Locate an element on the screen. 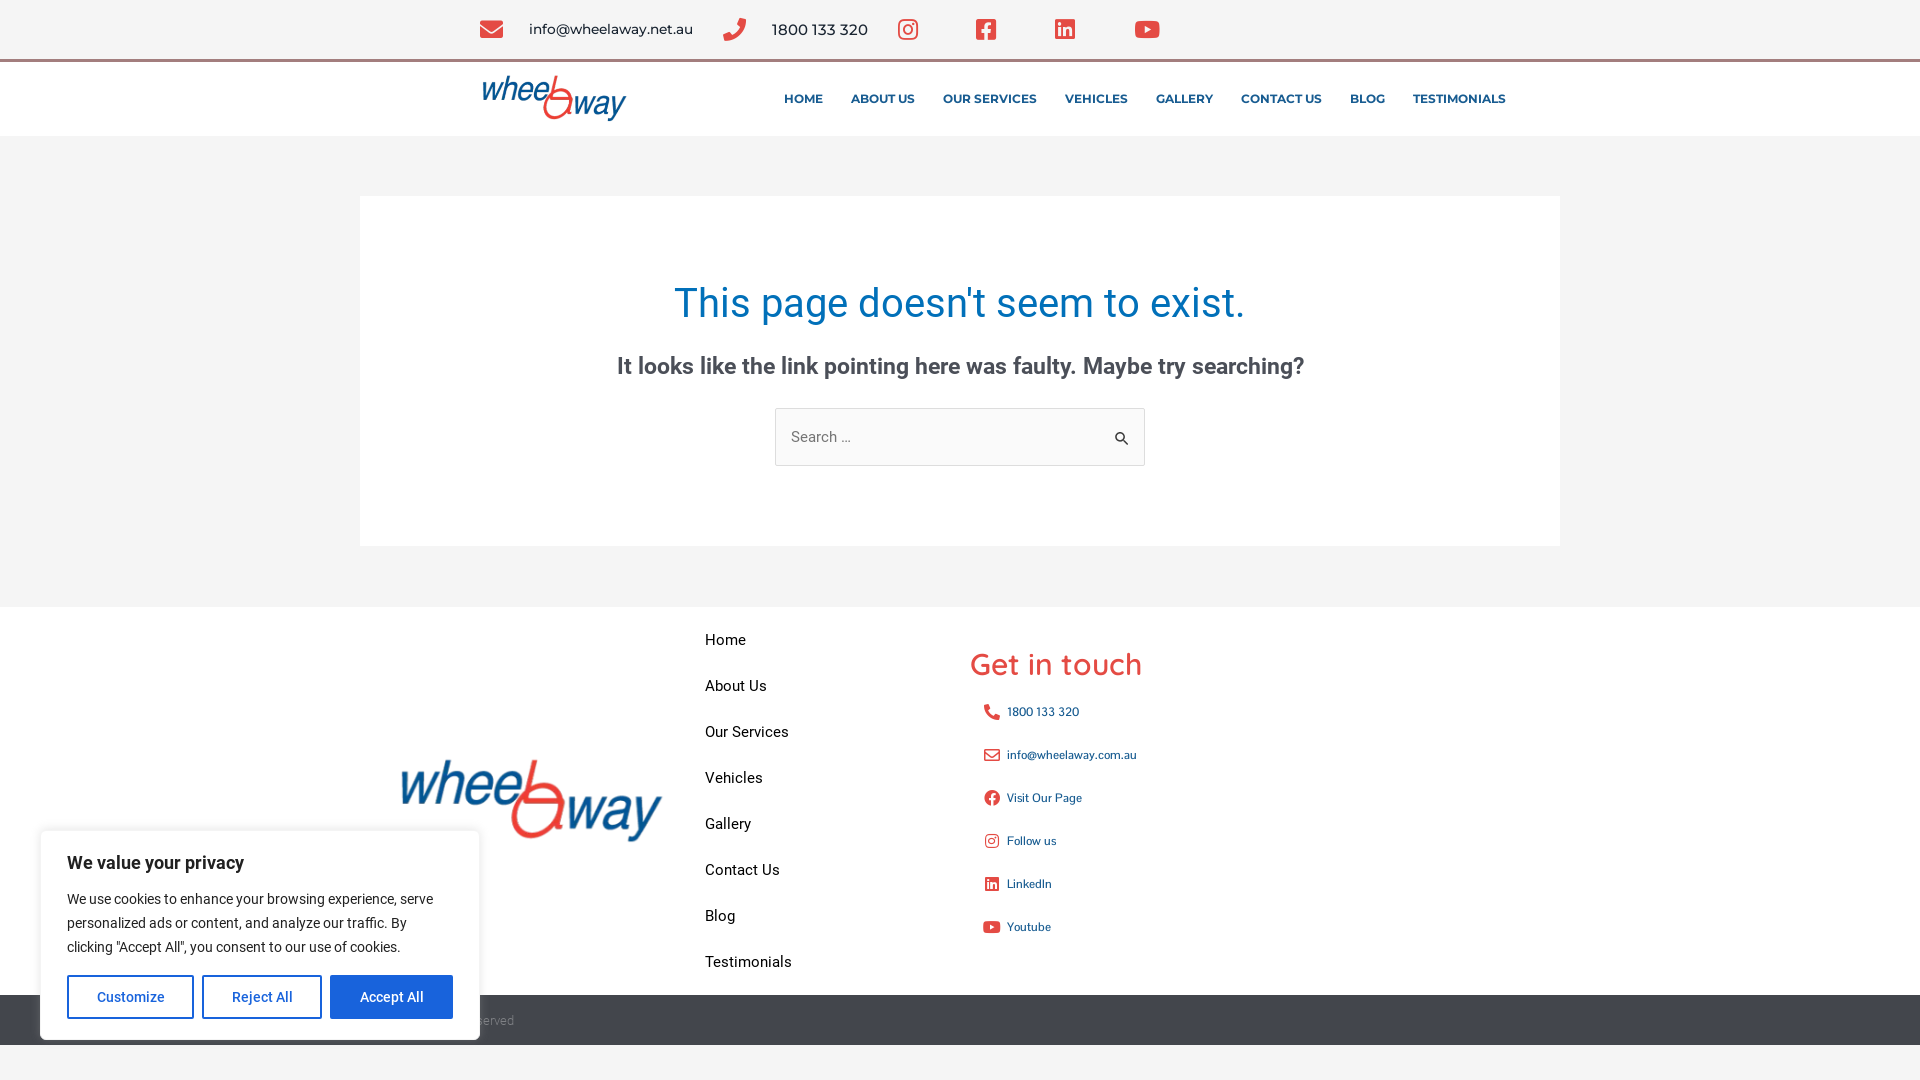  'Blog' is located at coordinates (817, 915).